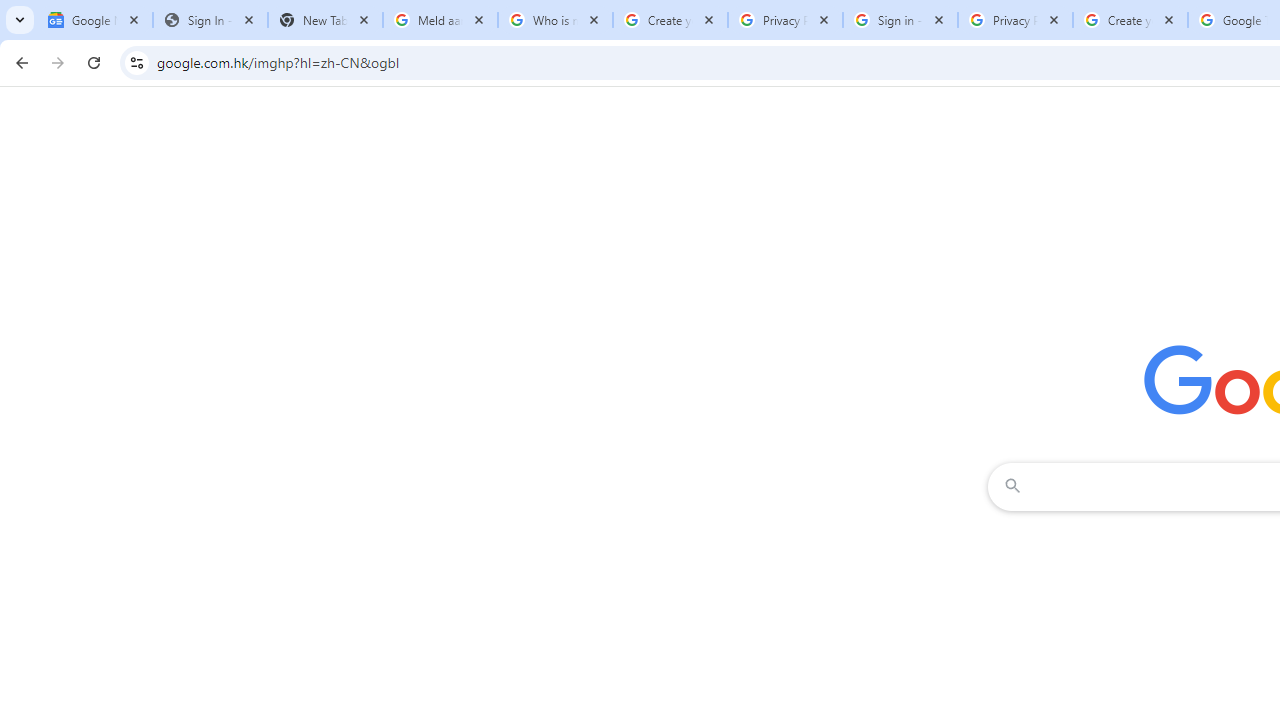 The image size is (1280, 720). What do you see at coordinates (1130, 20) in the screenshot?
I see `'Create your Google Account'` at bounding box center [1130, 20].